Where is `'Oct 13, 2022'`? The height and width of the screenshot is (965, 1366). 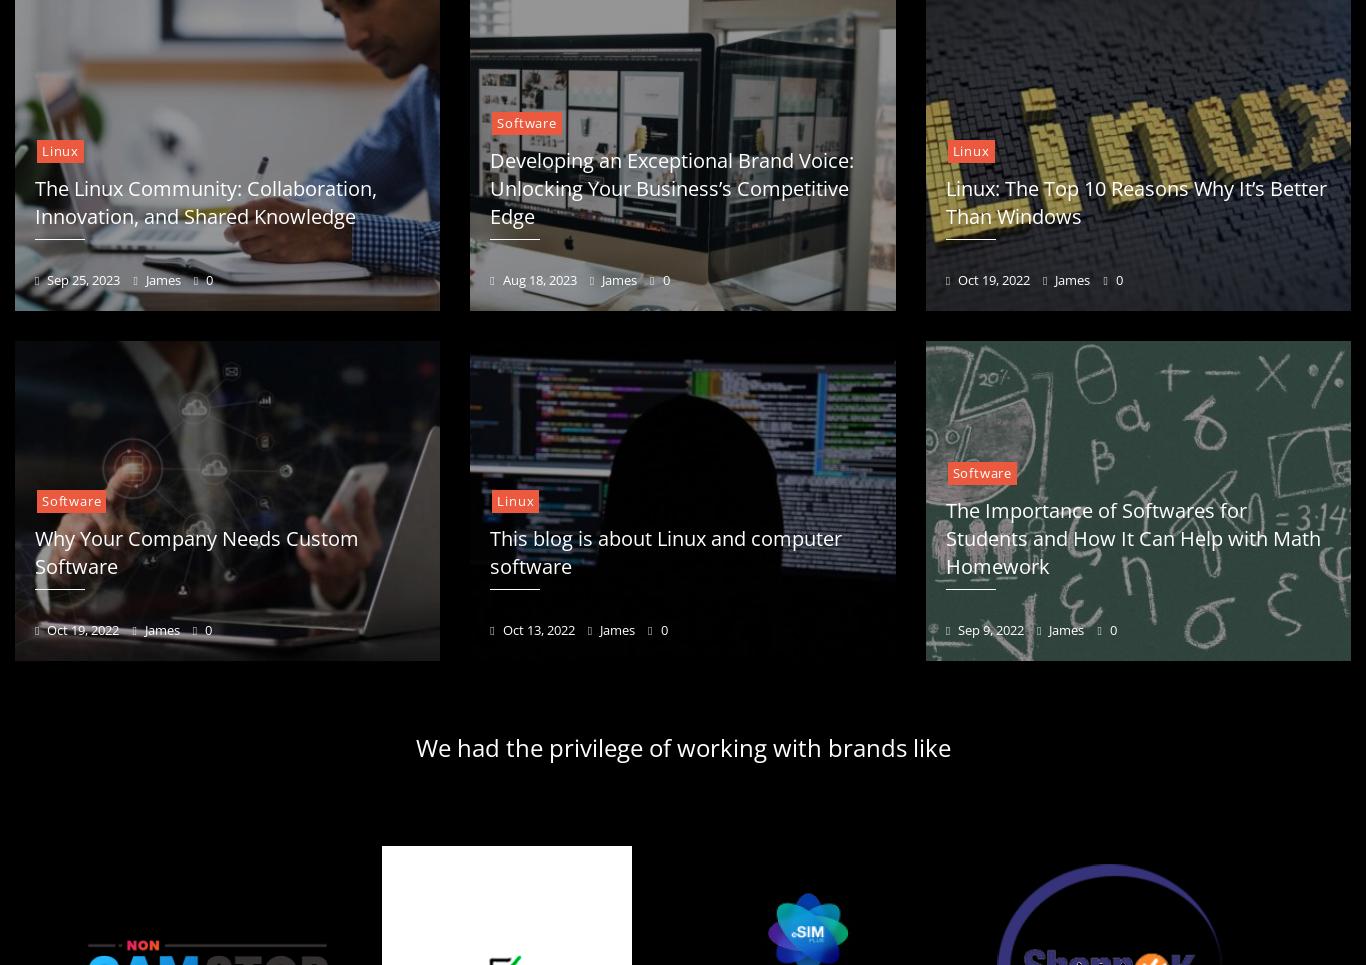
'Oct 13, 2022' is located at coordinates (498, 627).